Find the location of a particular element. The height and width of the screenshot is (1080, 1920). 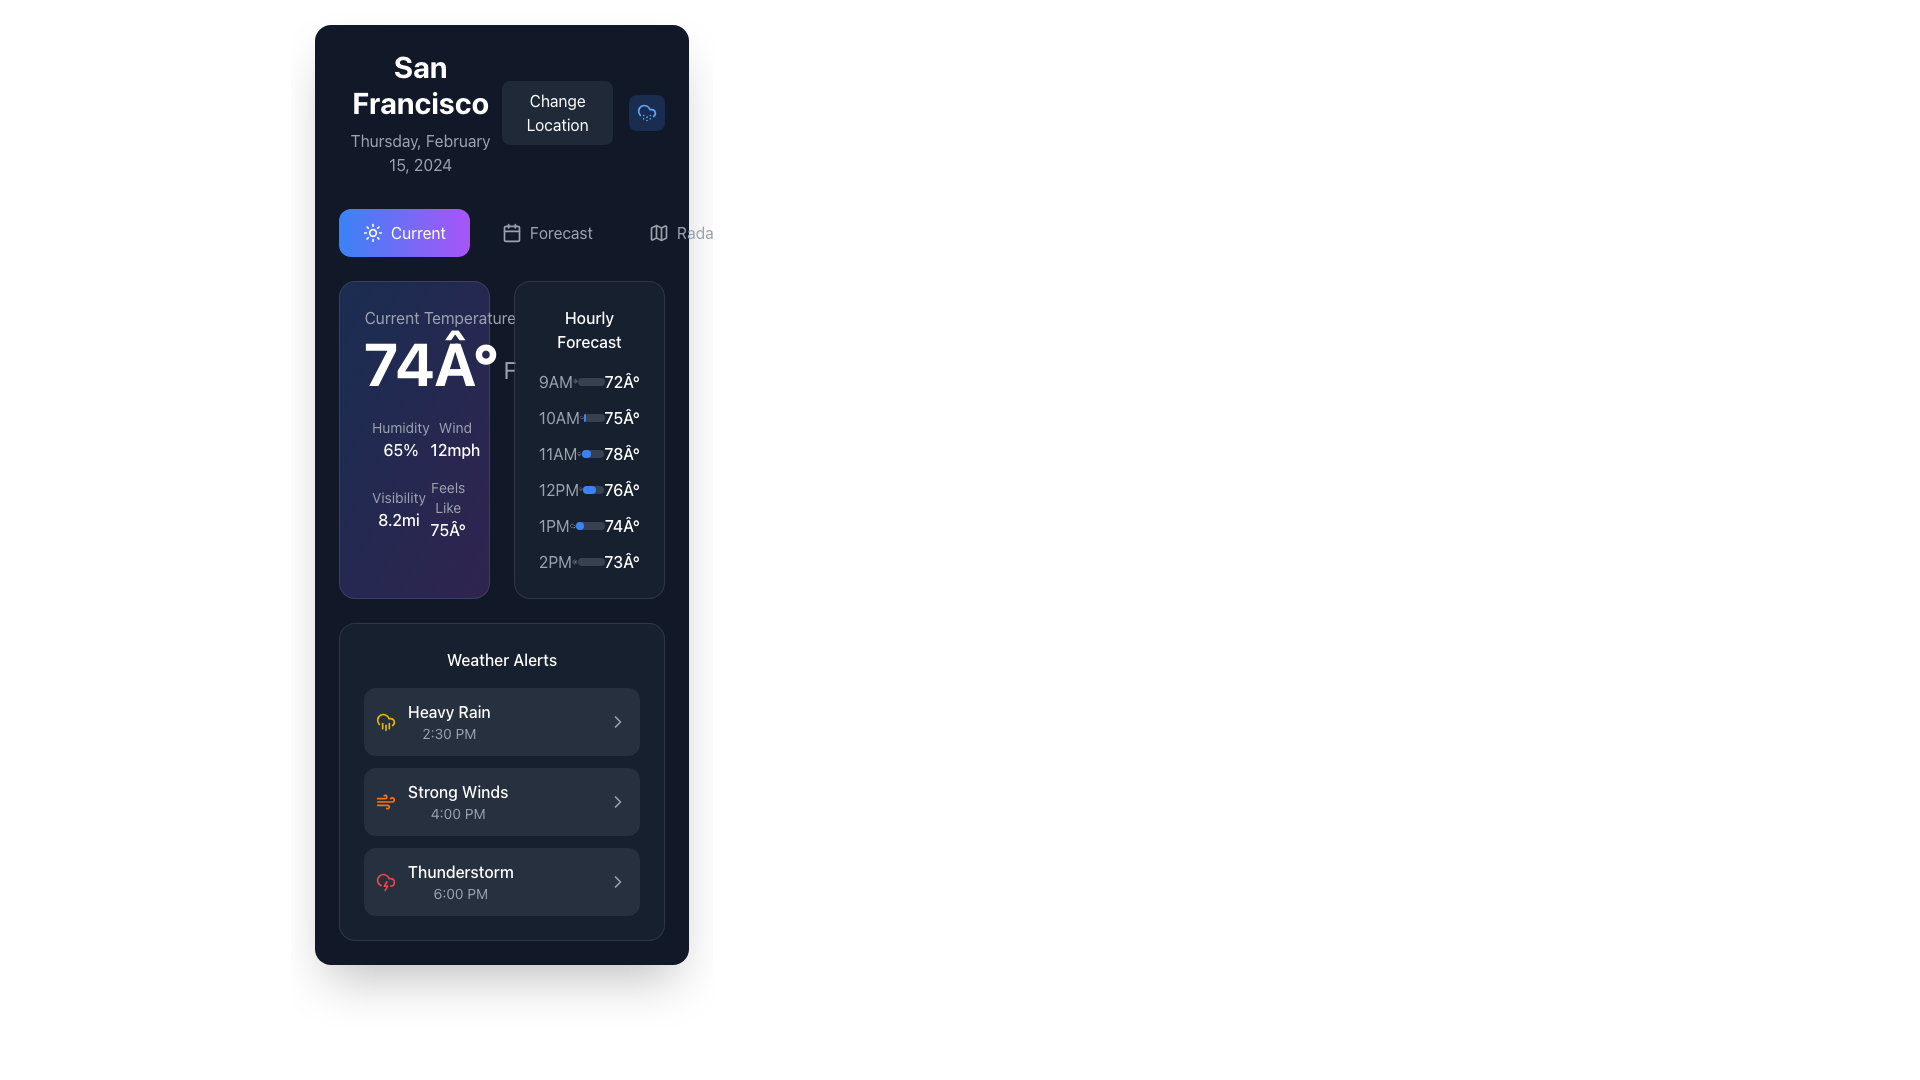

the Forecast item displaying text, an icon, and a progress bar located within the 'Hourly Forecast' section, which is the first item in the vertically stacked forecast list is located at coordinates (588, 381).